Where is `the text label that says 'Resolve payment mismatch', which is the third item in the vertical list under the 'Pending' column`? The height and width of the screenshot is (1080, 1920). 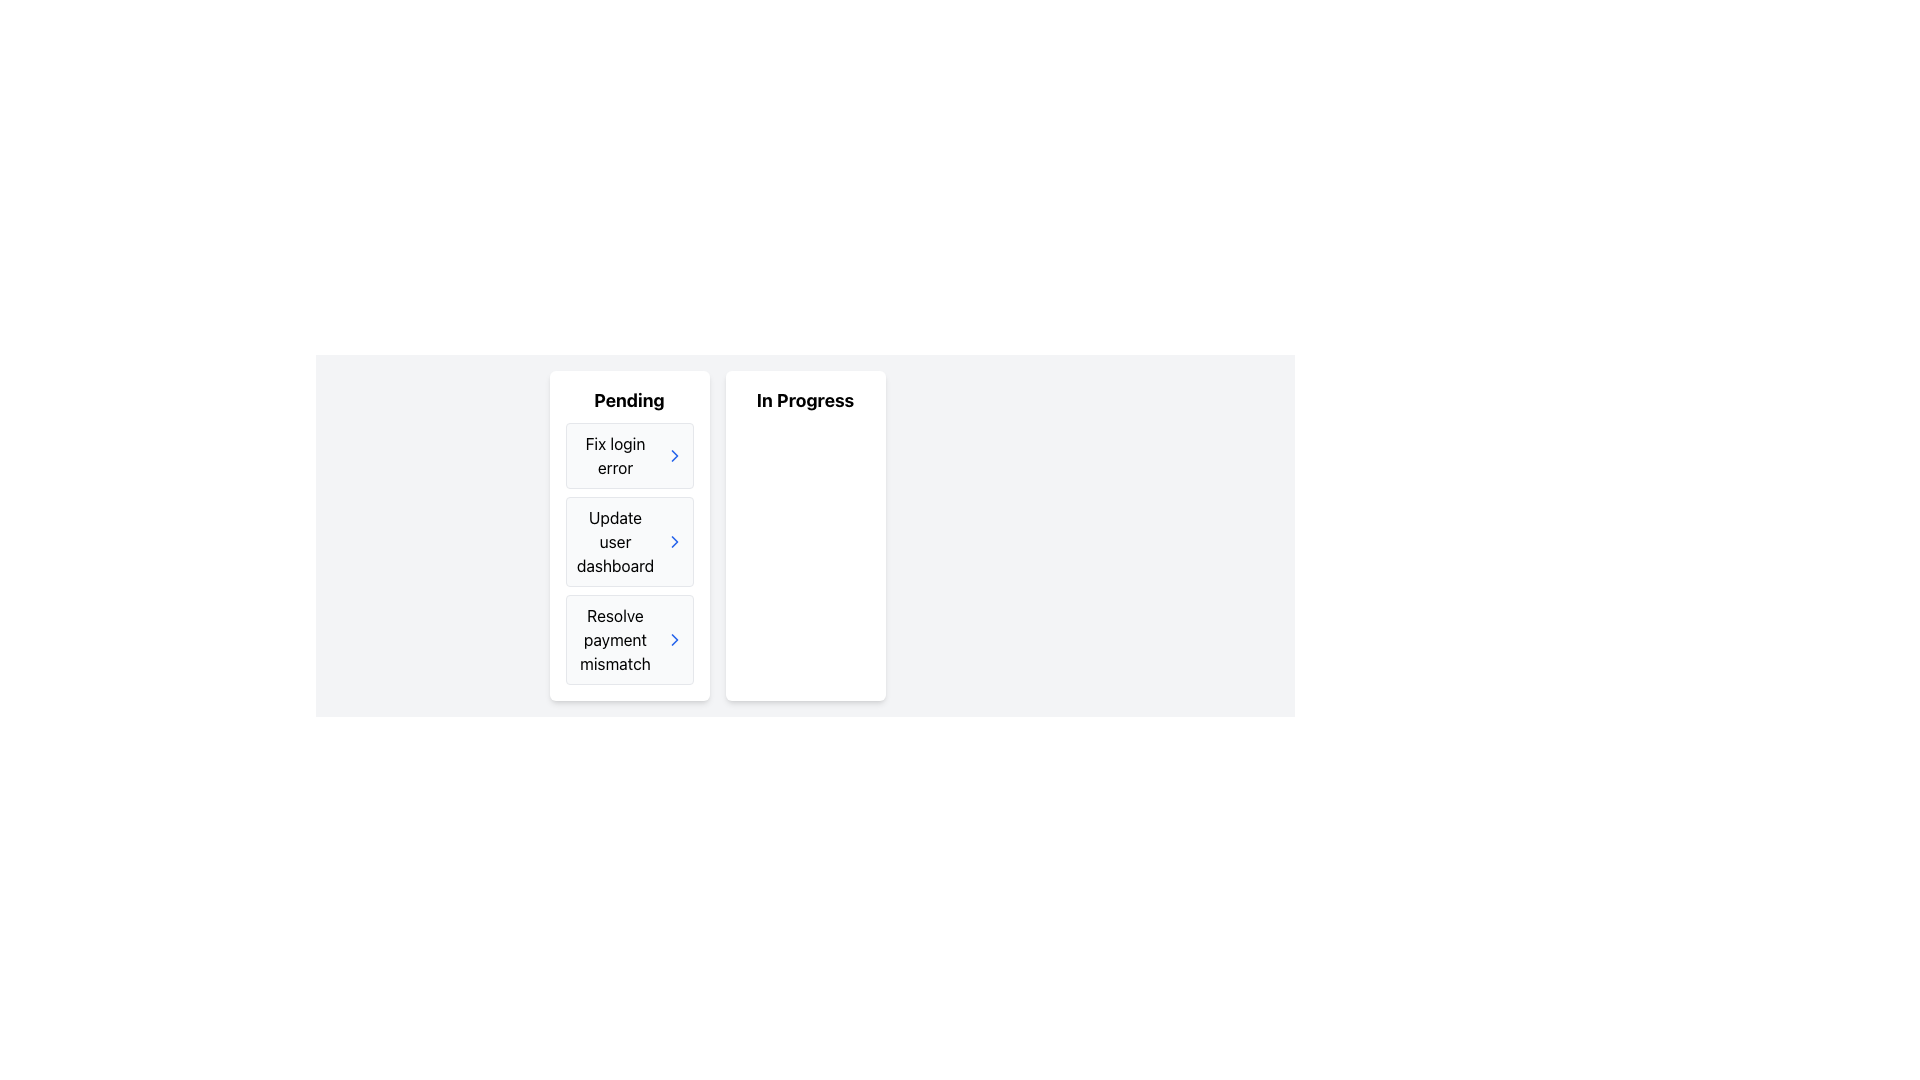 the text label that says 'Resolve payment mismatch', which is the third item in the vertical list under the 'Pending' column is located at coordinates (614, 640).